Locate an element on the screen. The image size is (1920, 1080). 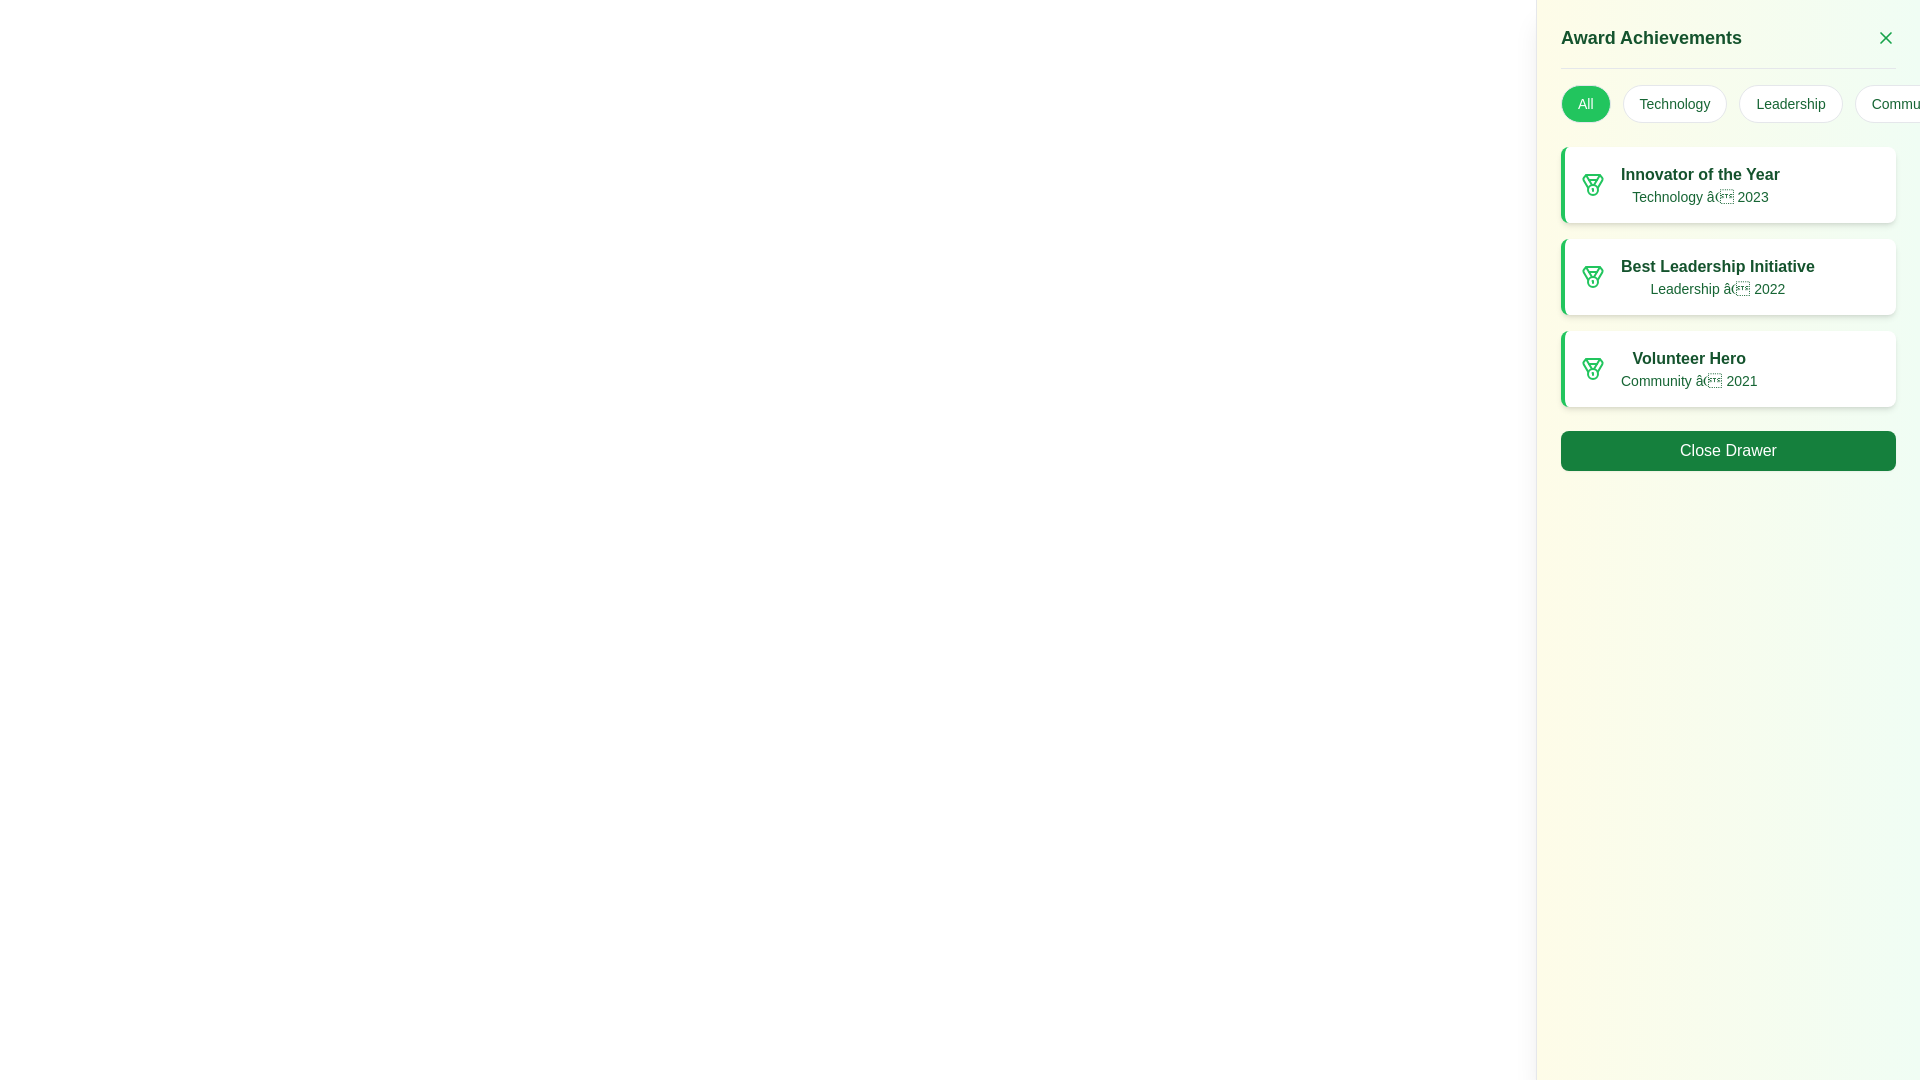
the static text element displaying 'Innovator of the Year' within the topmost card of the 'Award Achievements' list is located at coordinates (1699, 185).